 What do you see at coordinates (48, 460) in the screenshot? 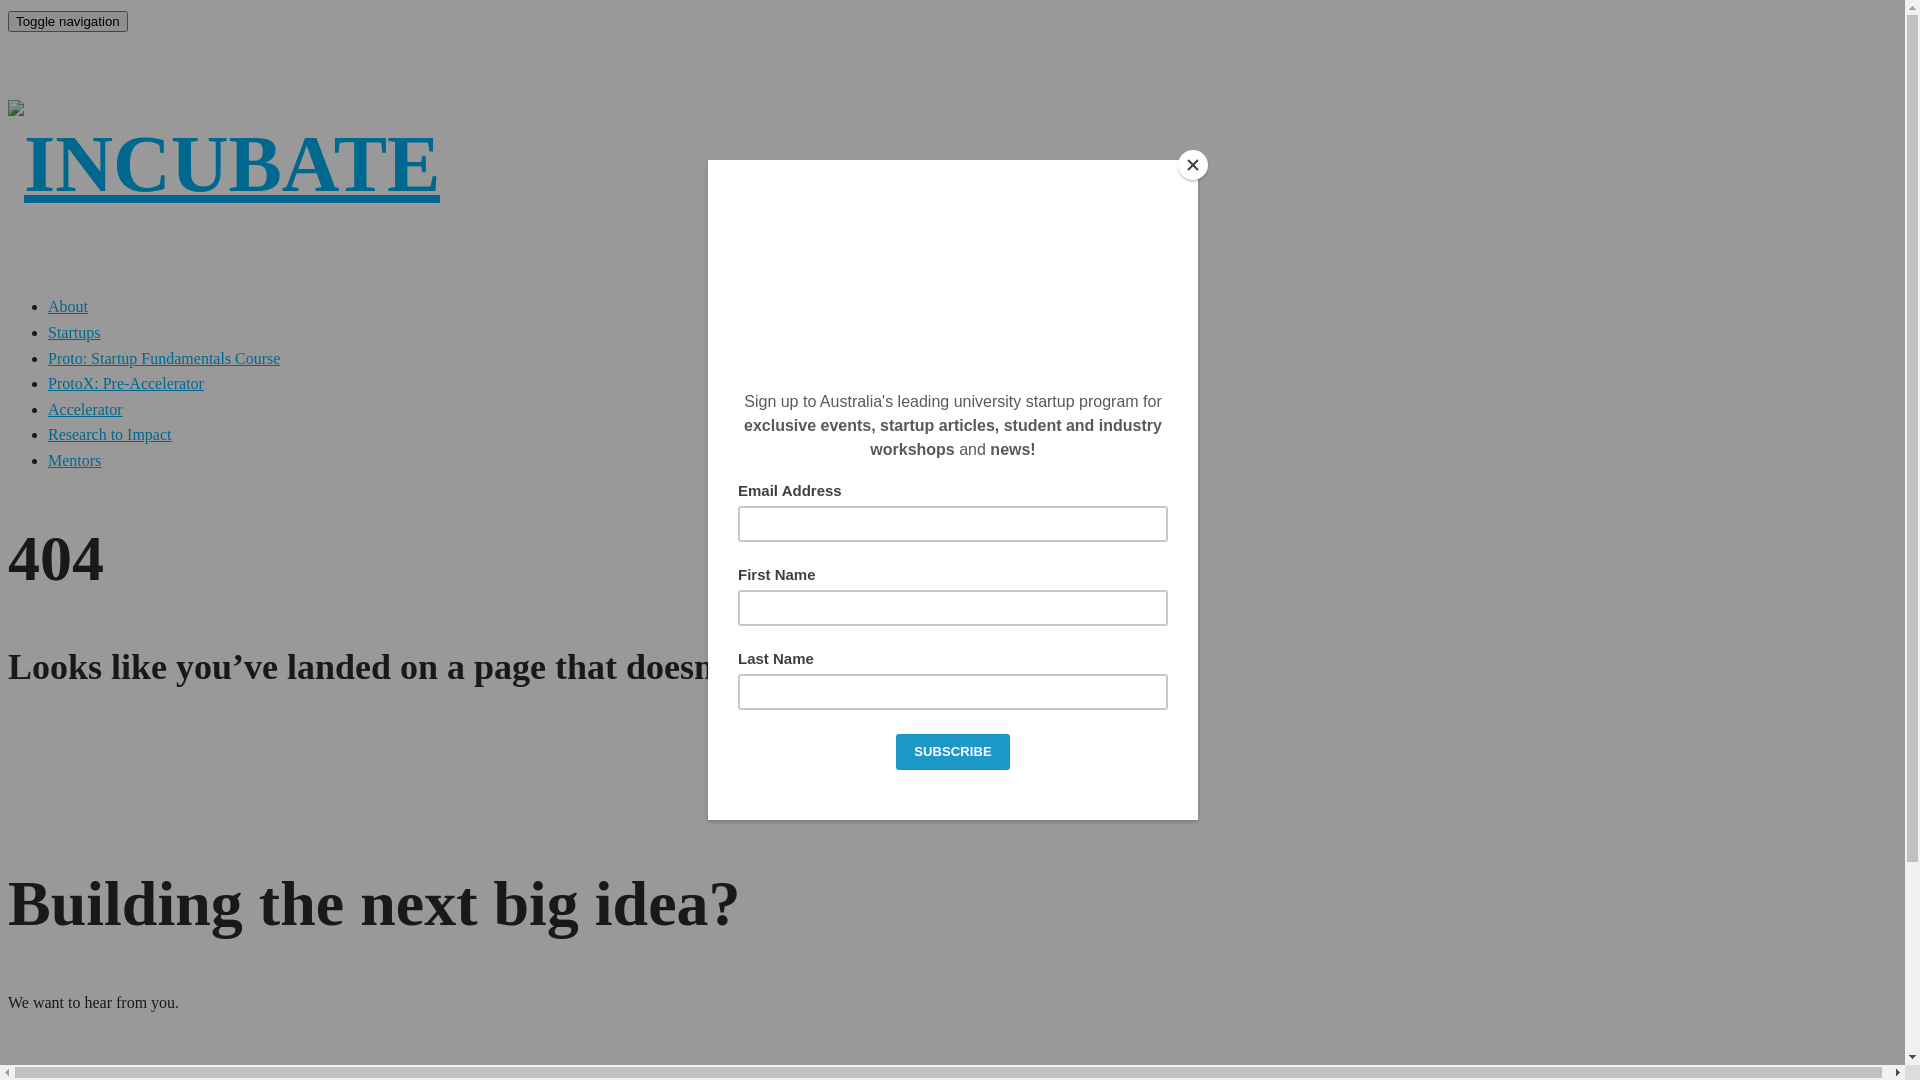
I see `'Mentors'` at bounding box center [48, 460].